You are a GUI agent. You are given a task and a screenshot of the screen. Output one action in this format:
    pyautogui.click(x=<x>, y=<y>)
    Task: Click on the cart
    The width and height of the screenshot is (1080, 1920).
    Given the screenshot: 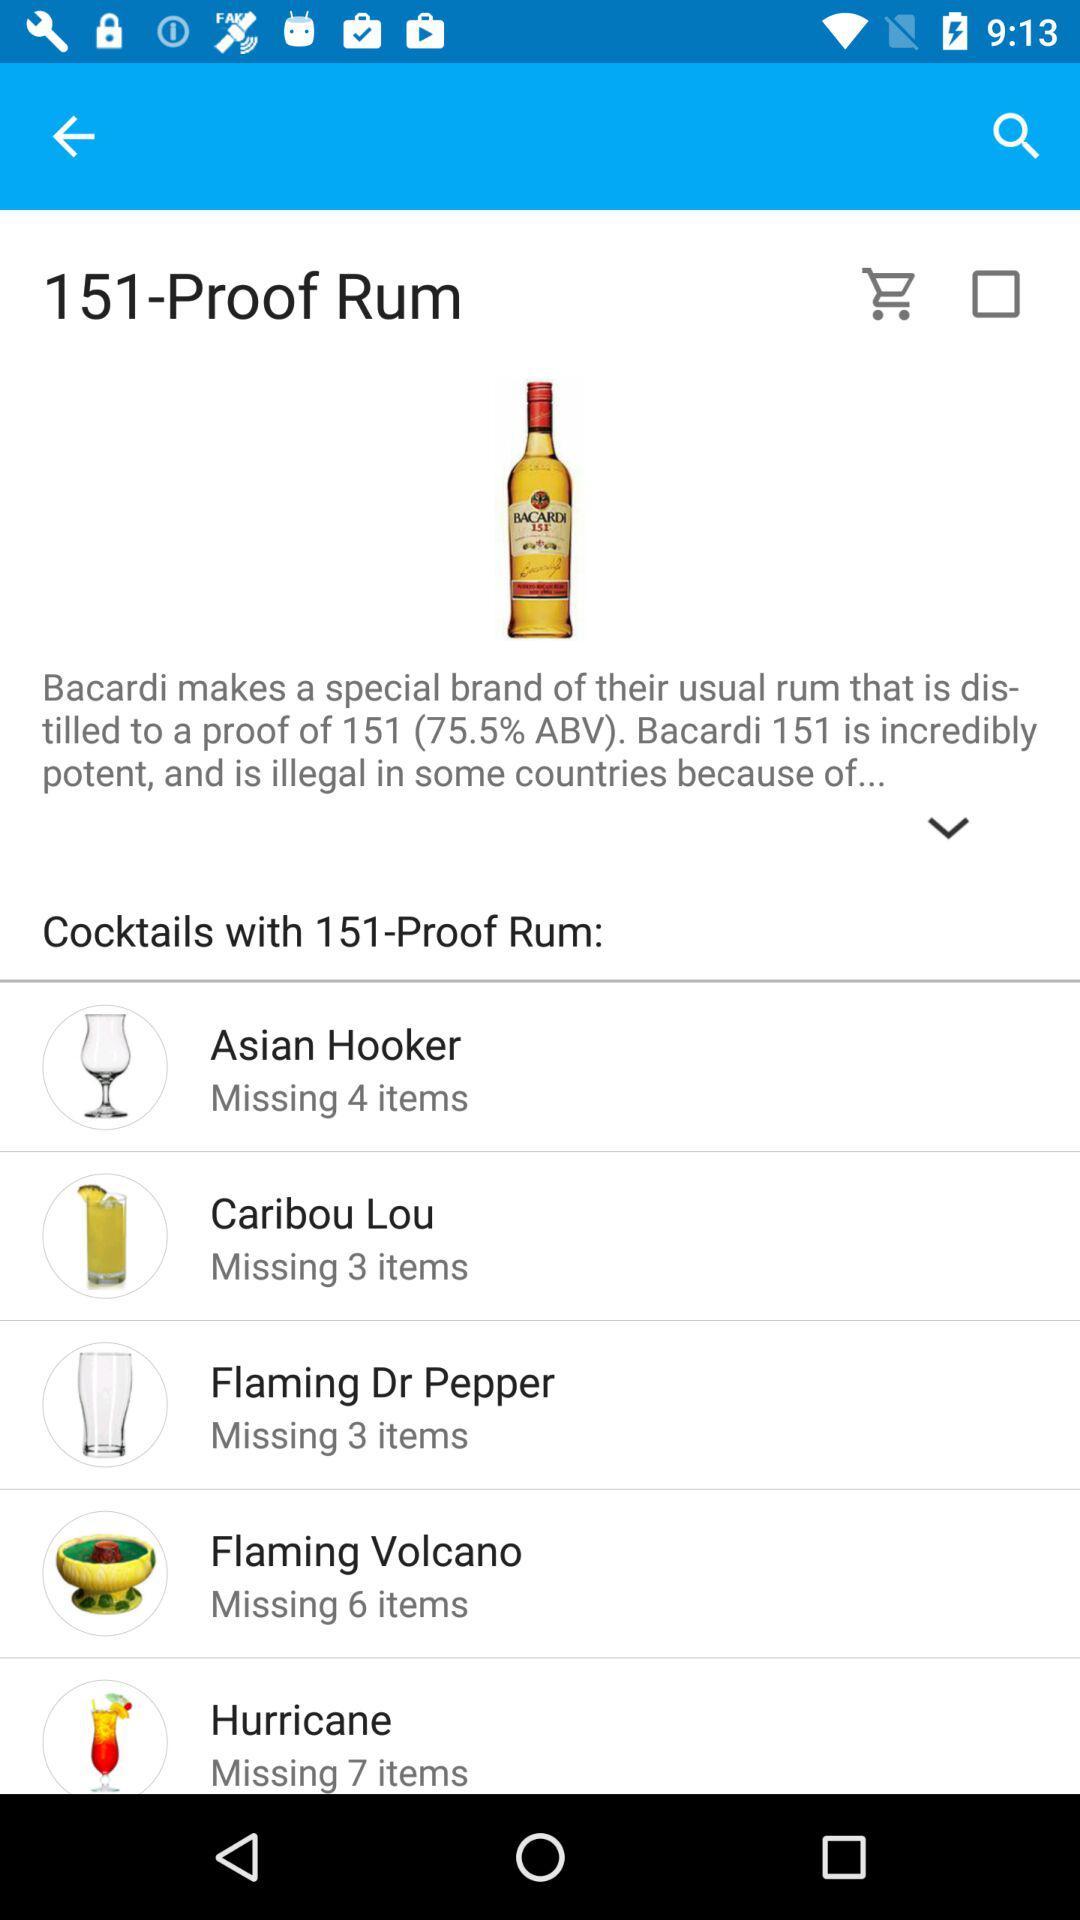 What is the action you would take?
    pyautogui.click(x=901, y=292)
    